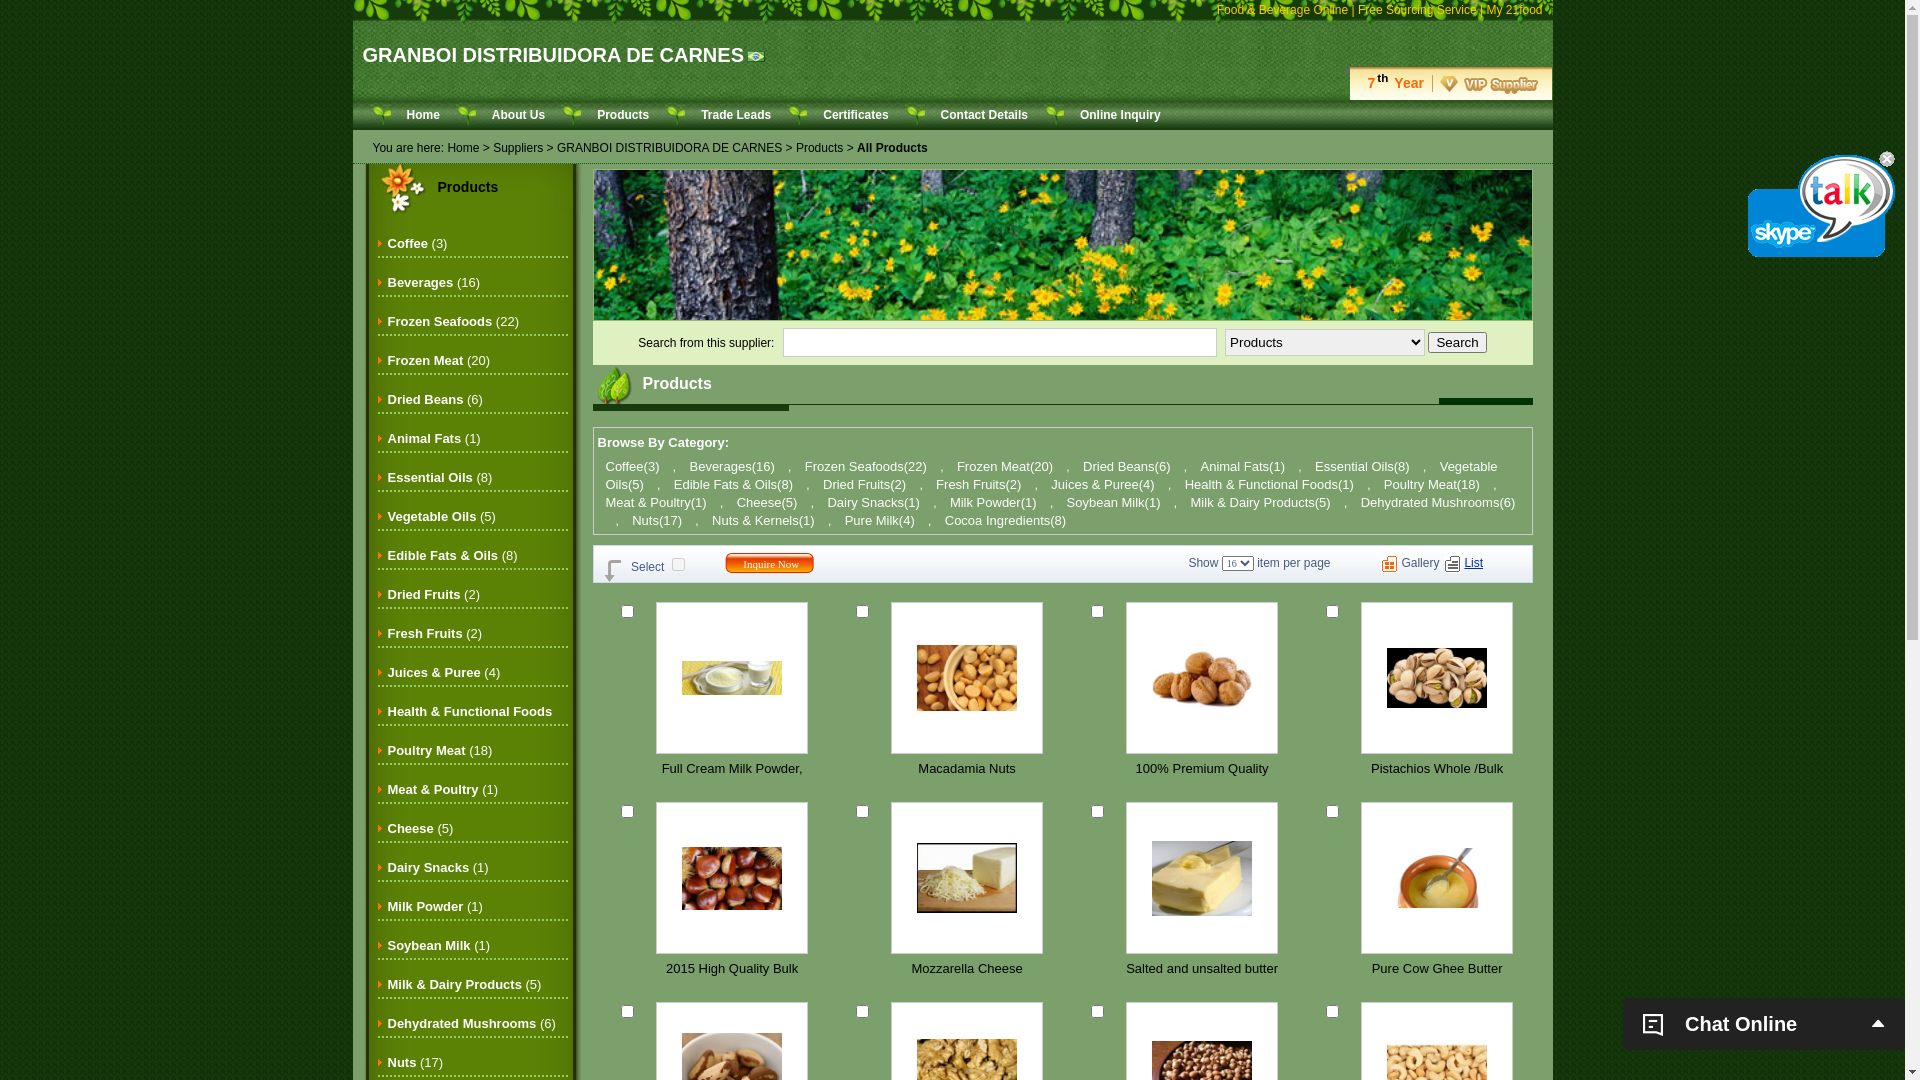 This screenshot has height=1080, width=1920. What do you see at coordinates (388, 320) in the screenshot?
I see `'Frozen Seafoods (22)'` at bounding box center [388, 320].